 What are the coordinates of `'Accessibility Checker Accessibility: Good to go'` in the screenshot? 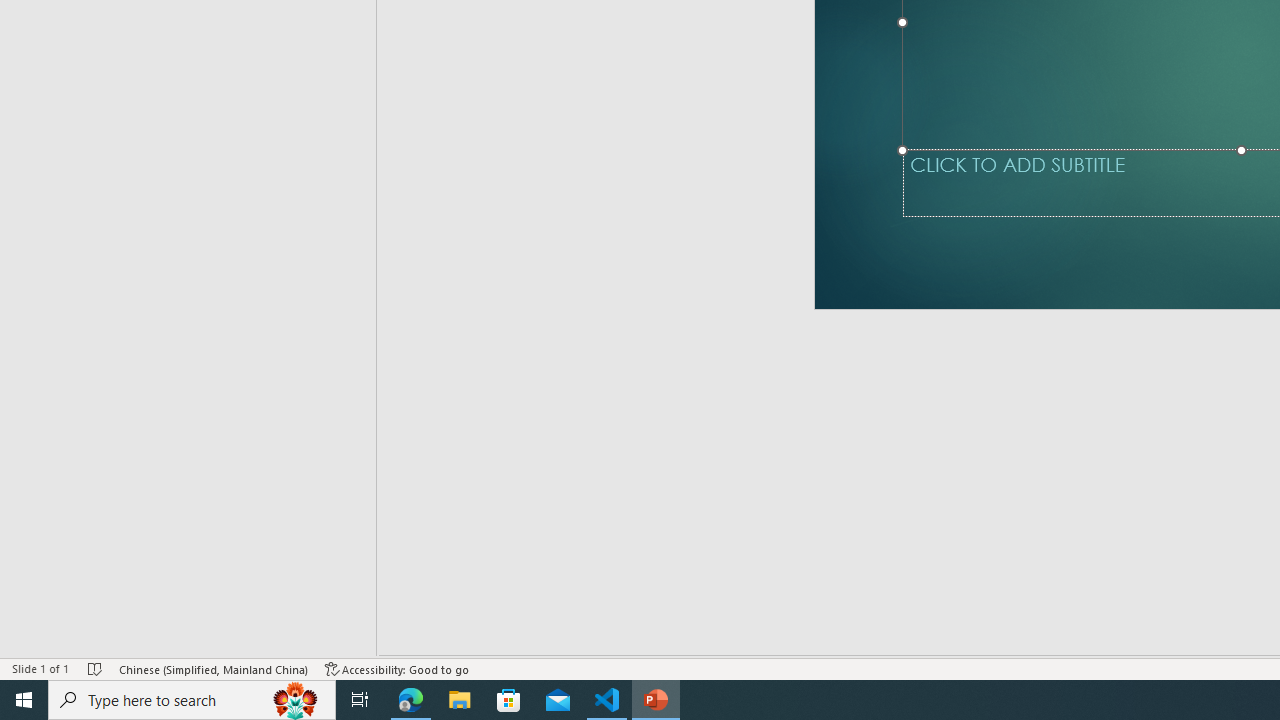 It's located at (397, 669).